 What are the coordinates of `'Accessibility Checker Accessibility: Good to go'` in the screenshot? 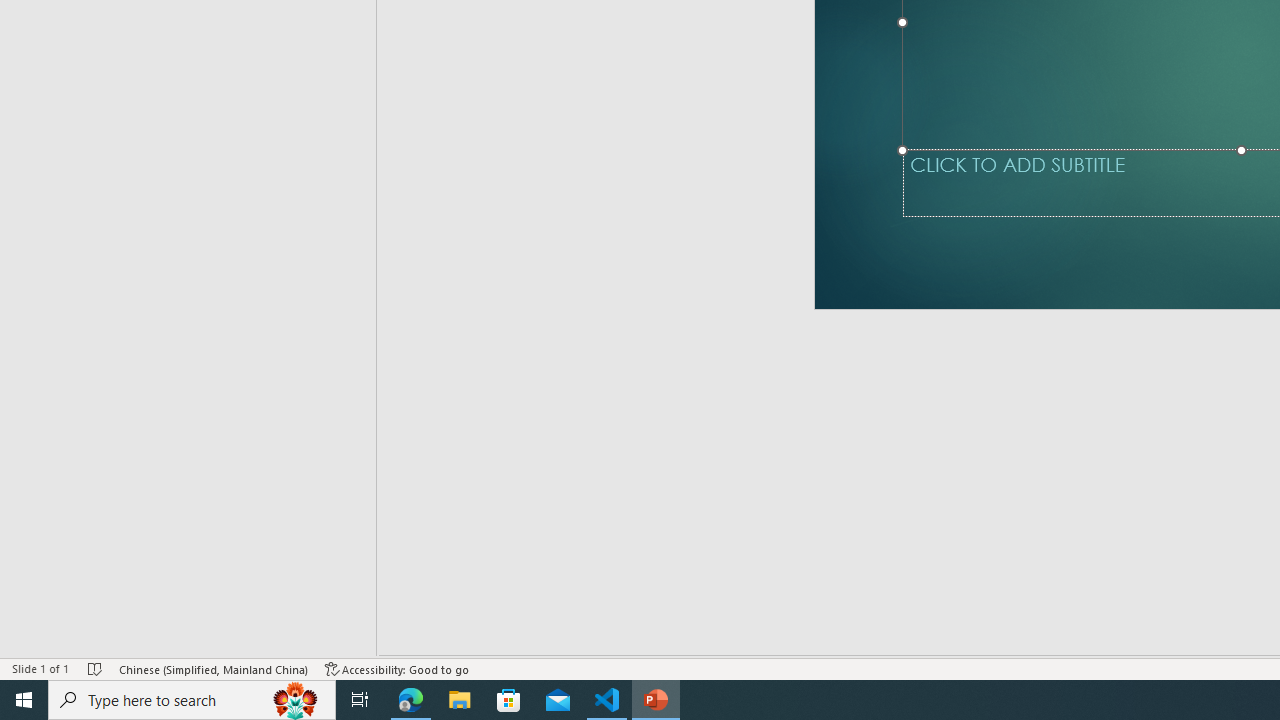 It's located at (397, 669).